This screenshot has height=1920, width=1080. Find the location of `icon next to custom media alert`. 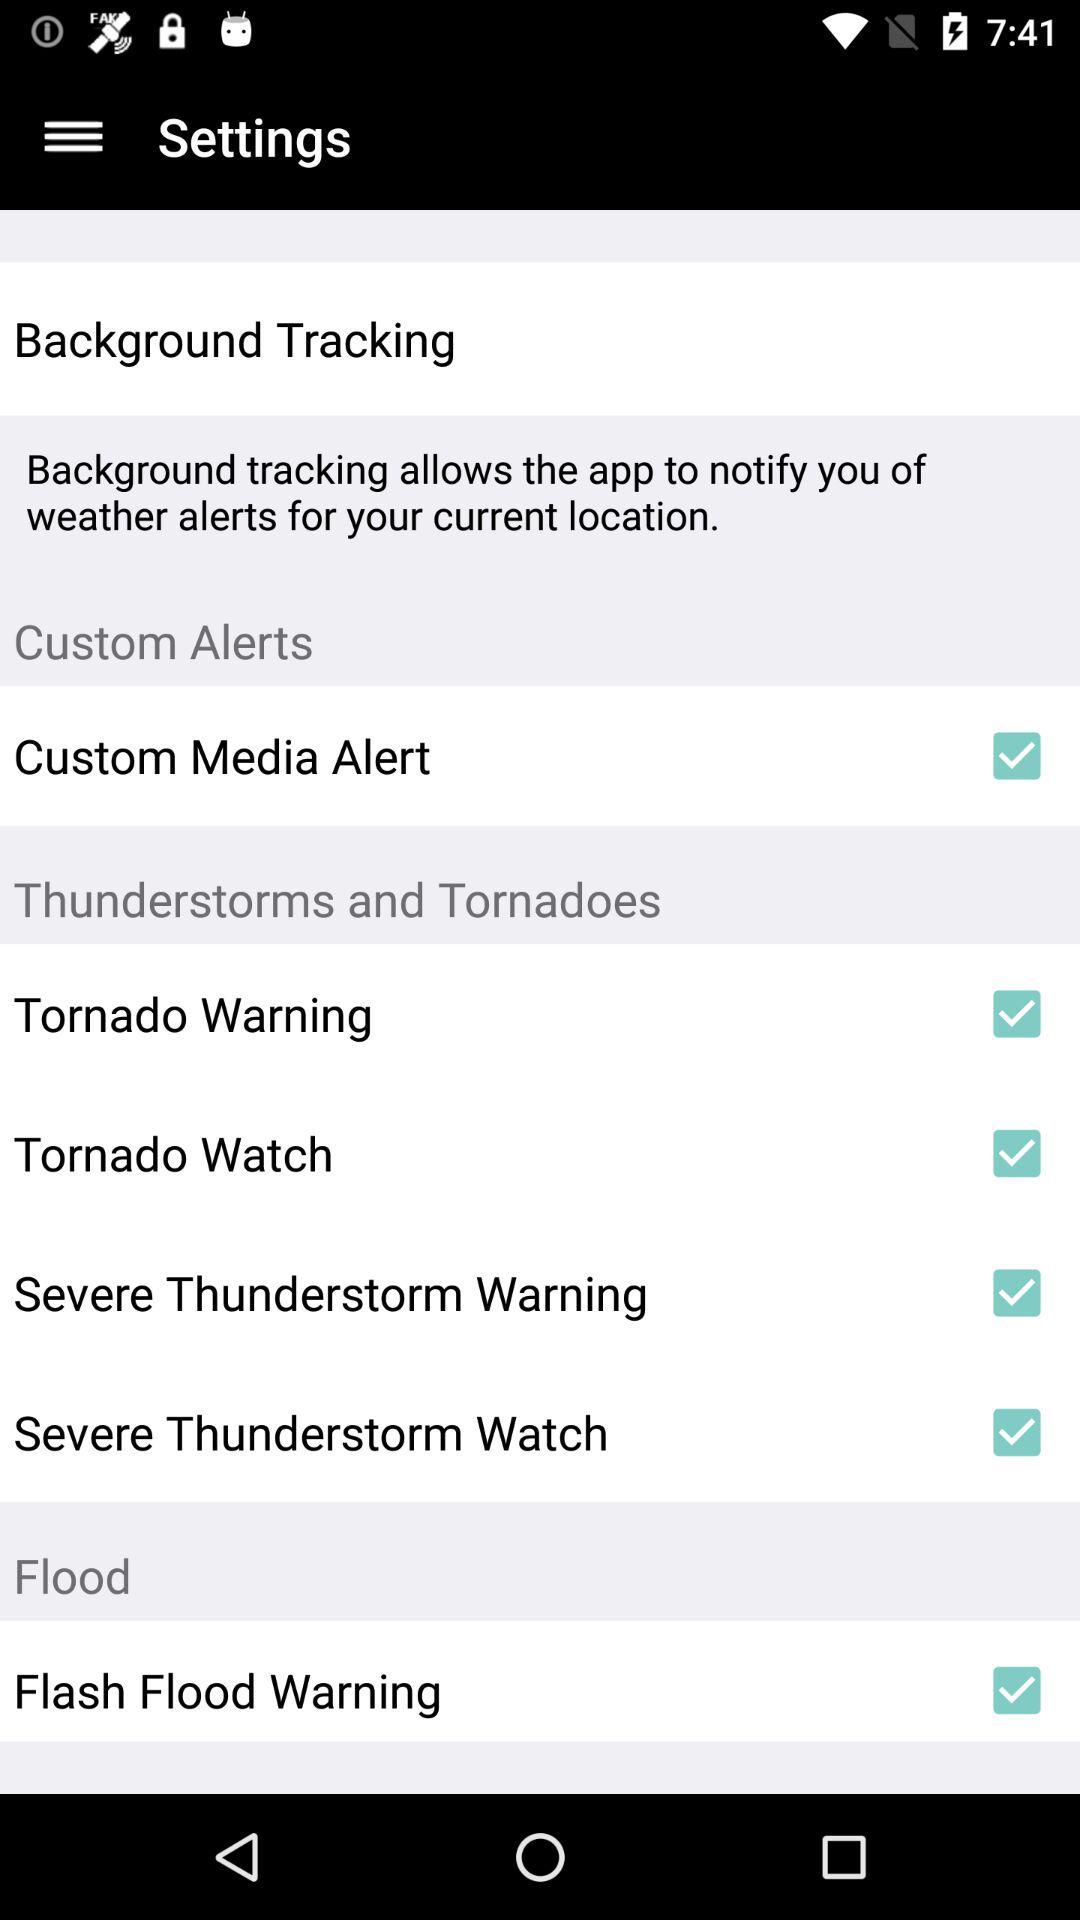

icon next to custom media alert is located at coordinates (1017, 754).